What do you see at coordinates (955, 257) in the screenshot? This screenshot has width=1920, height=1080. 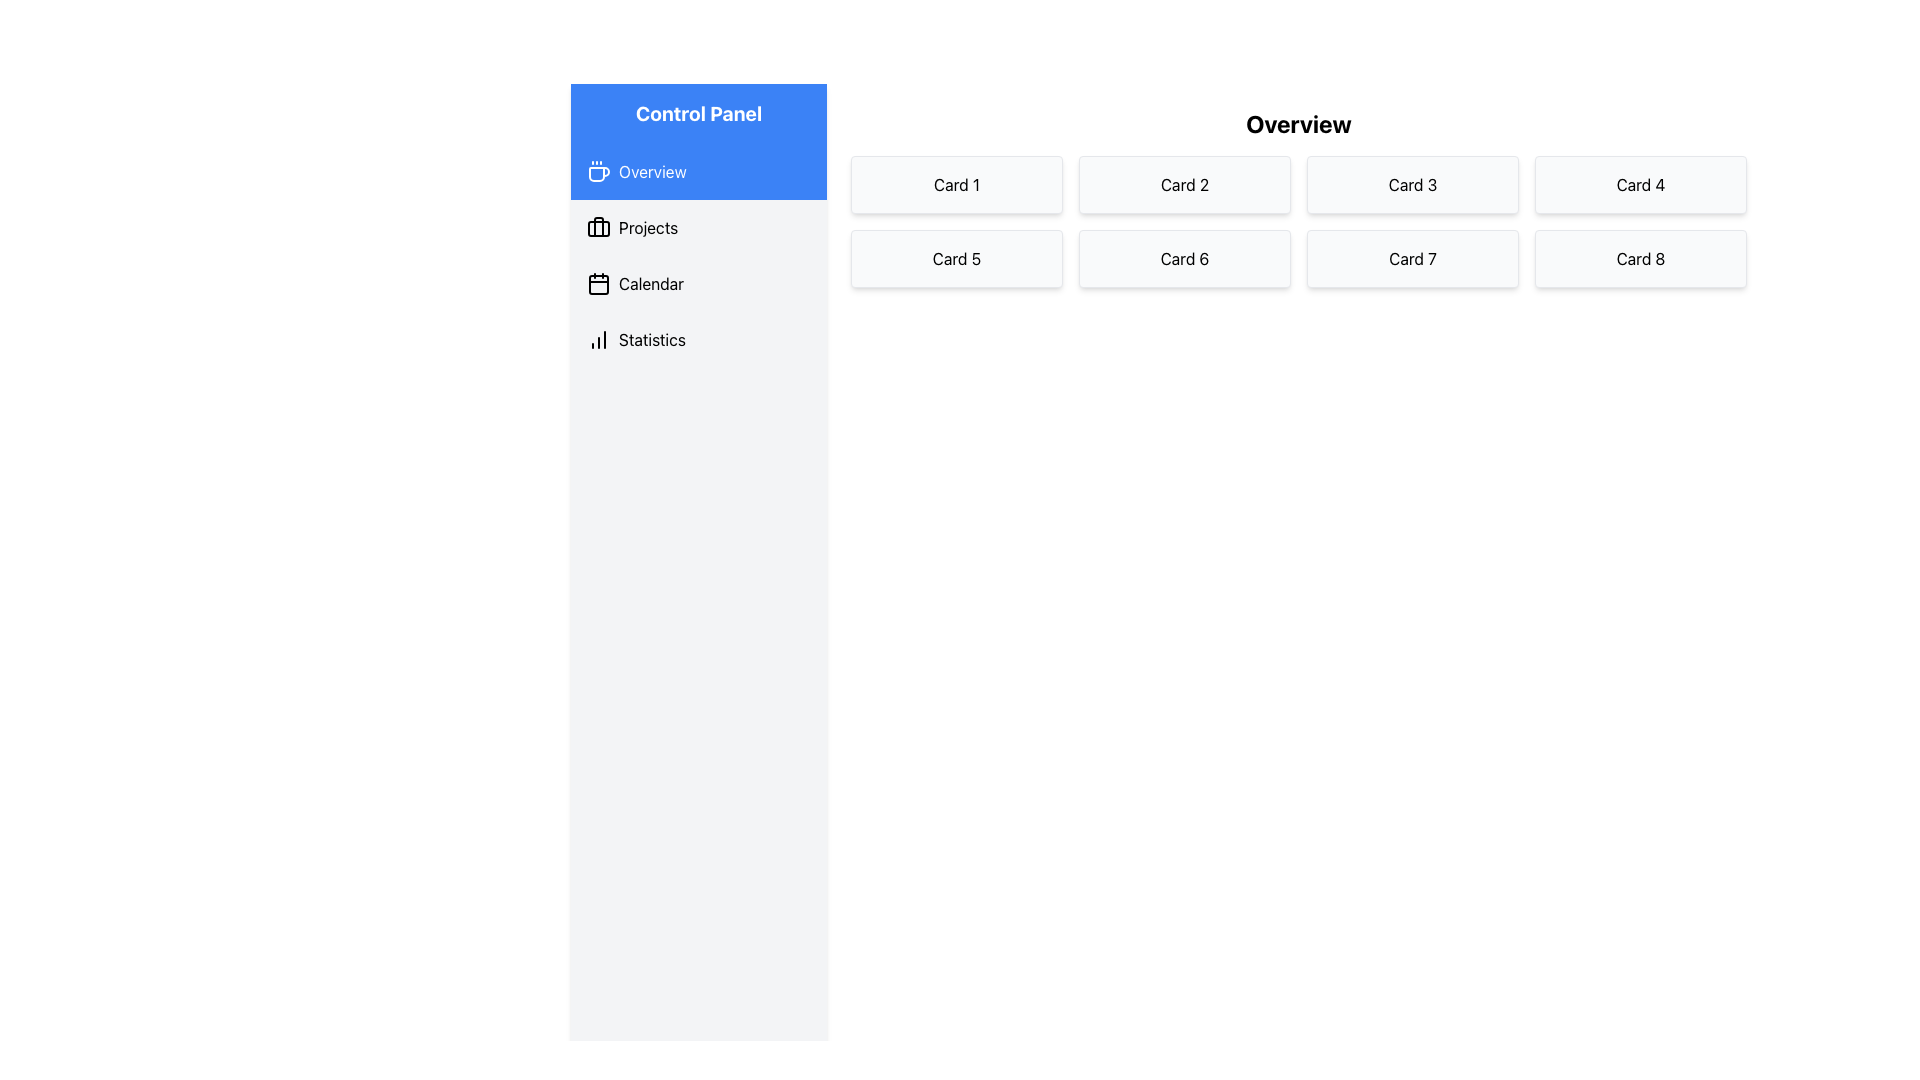 I see `the text label that reads 'Card 5', which is bold and centered inside a rectangular card with a light gray background and rounded corners, located in the second row and first column of the grid layout` at bounding box center [955, 257].